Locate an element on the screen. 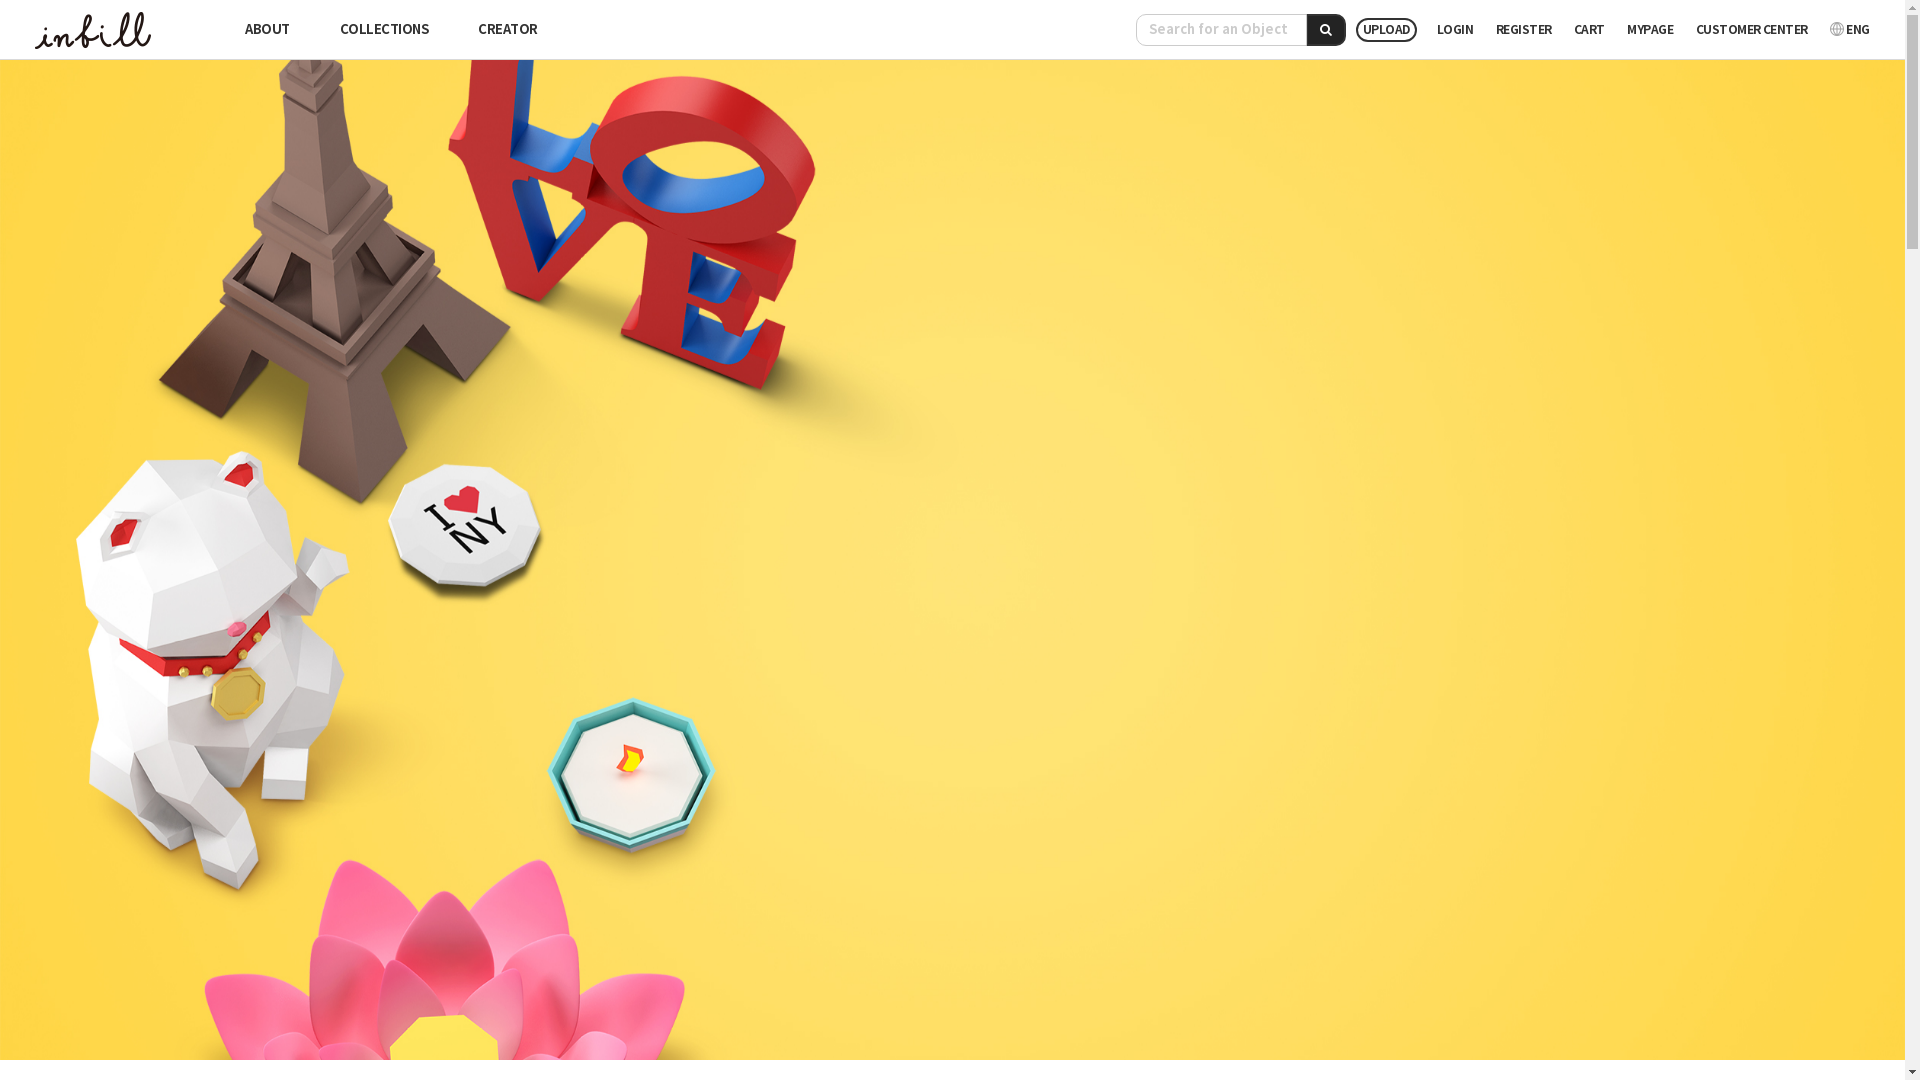 Image resolution: width=1920 pixels, height=1080 pixels. 'UPLOAD' is located at coordinates (1385, 30).